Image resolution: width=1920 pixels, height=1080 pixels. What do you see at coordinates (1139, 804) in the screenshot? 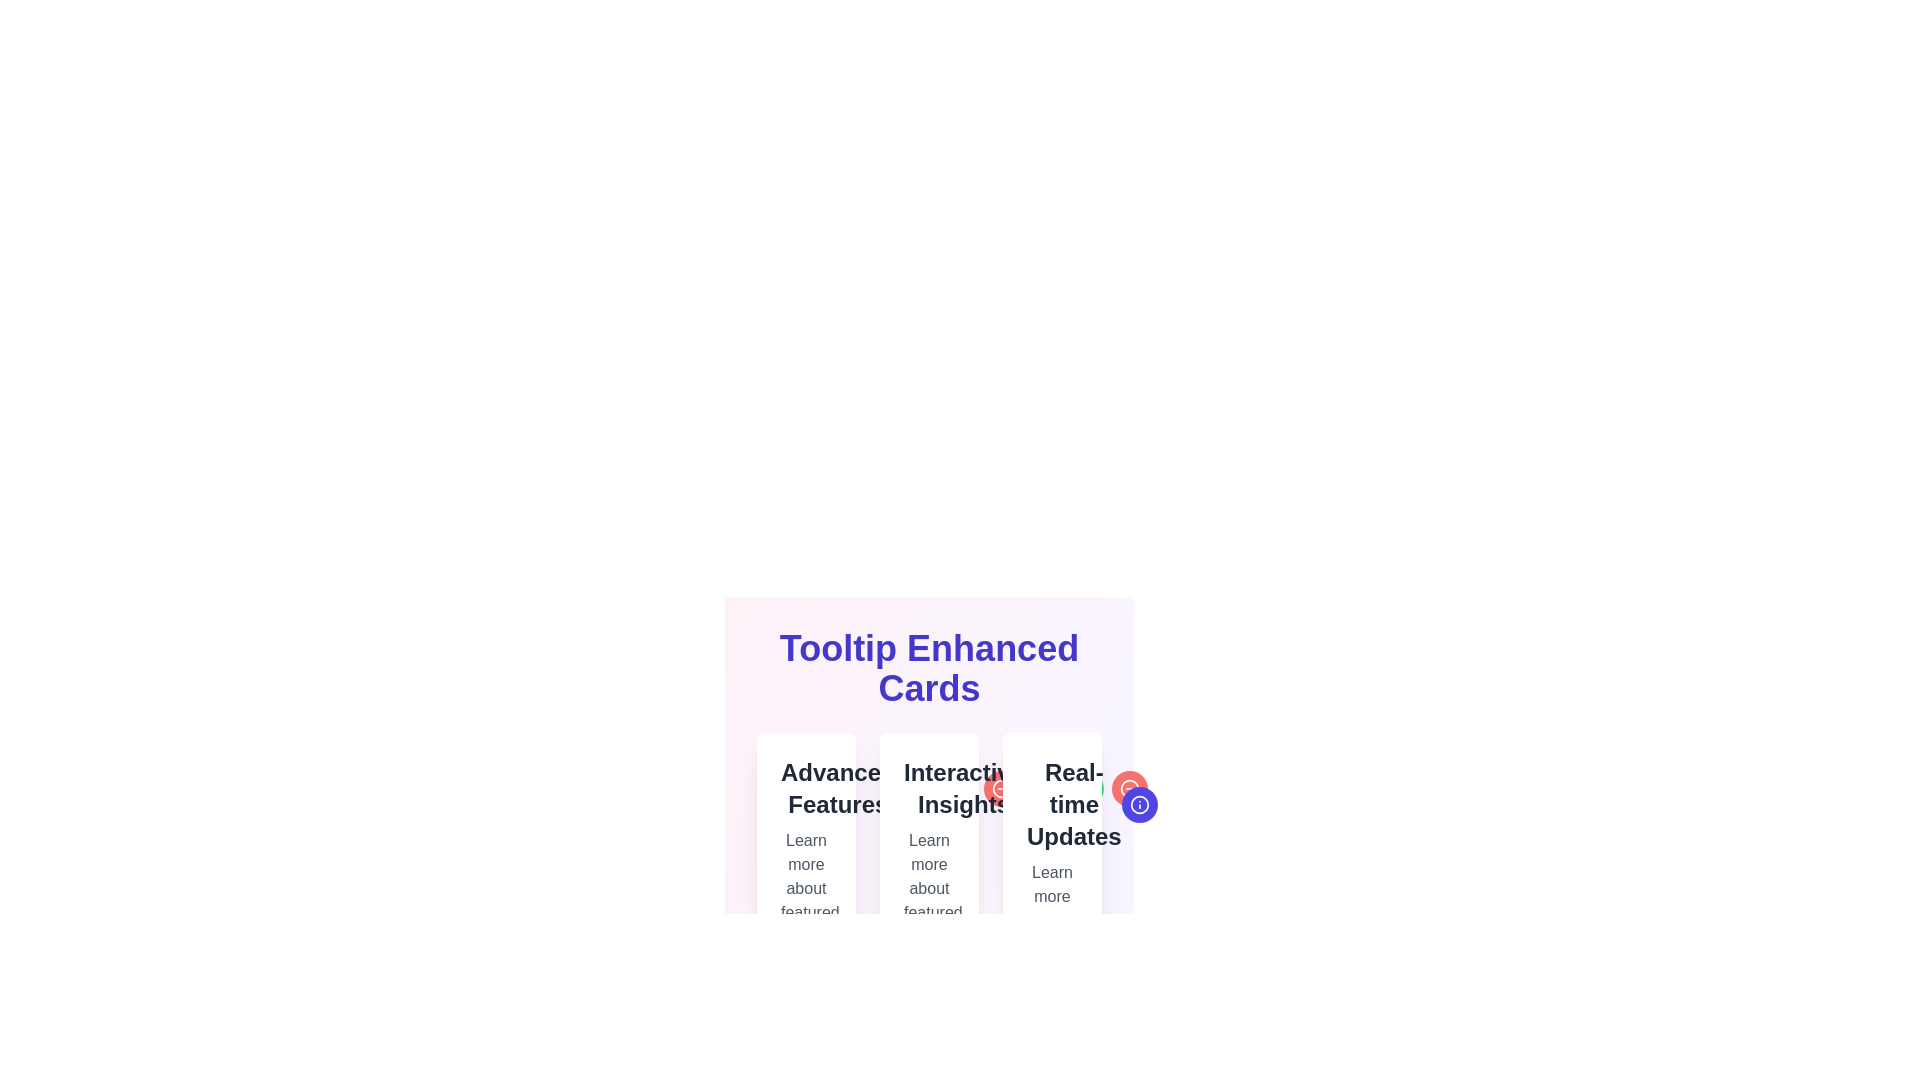
I see `the first circular button located in the 'Tooltip Enhanced Cards' section` at bounding box center [1139, 804].